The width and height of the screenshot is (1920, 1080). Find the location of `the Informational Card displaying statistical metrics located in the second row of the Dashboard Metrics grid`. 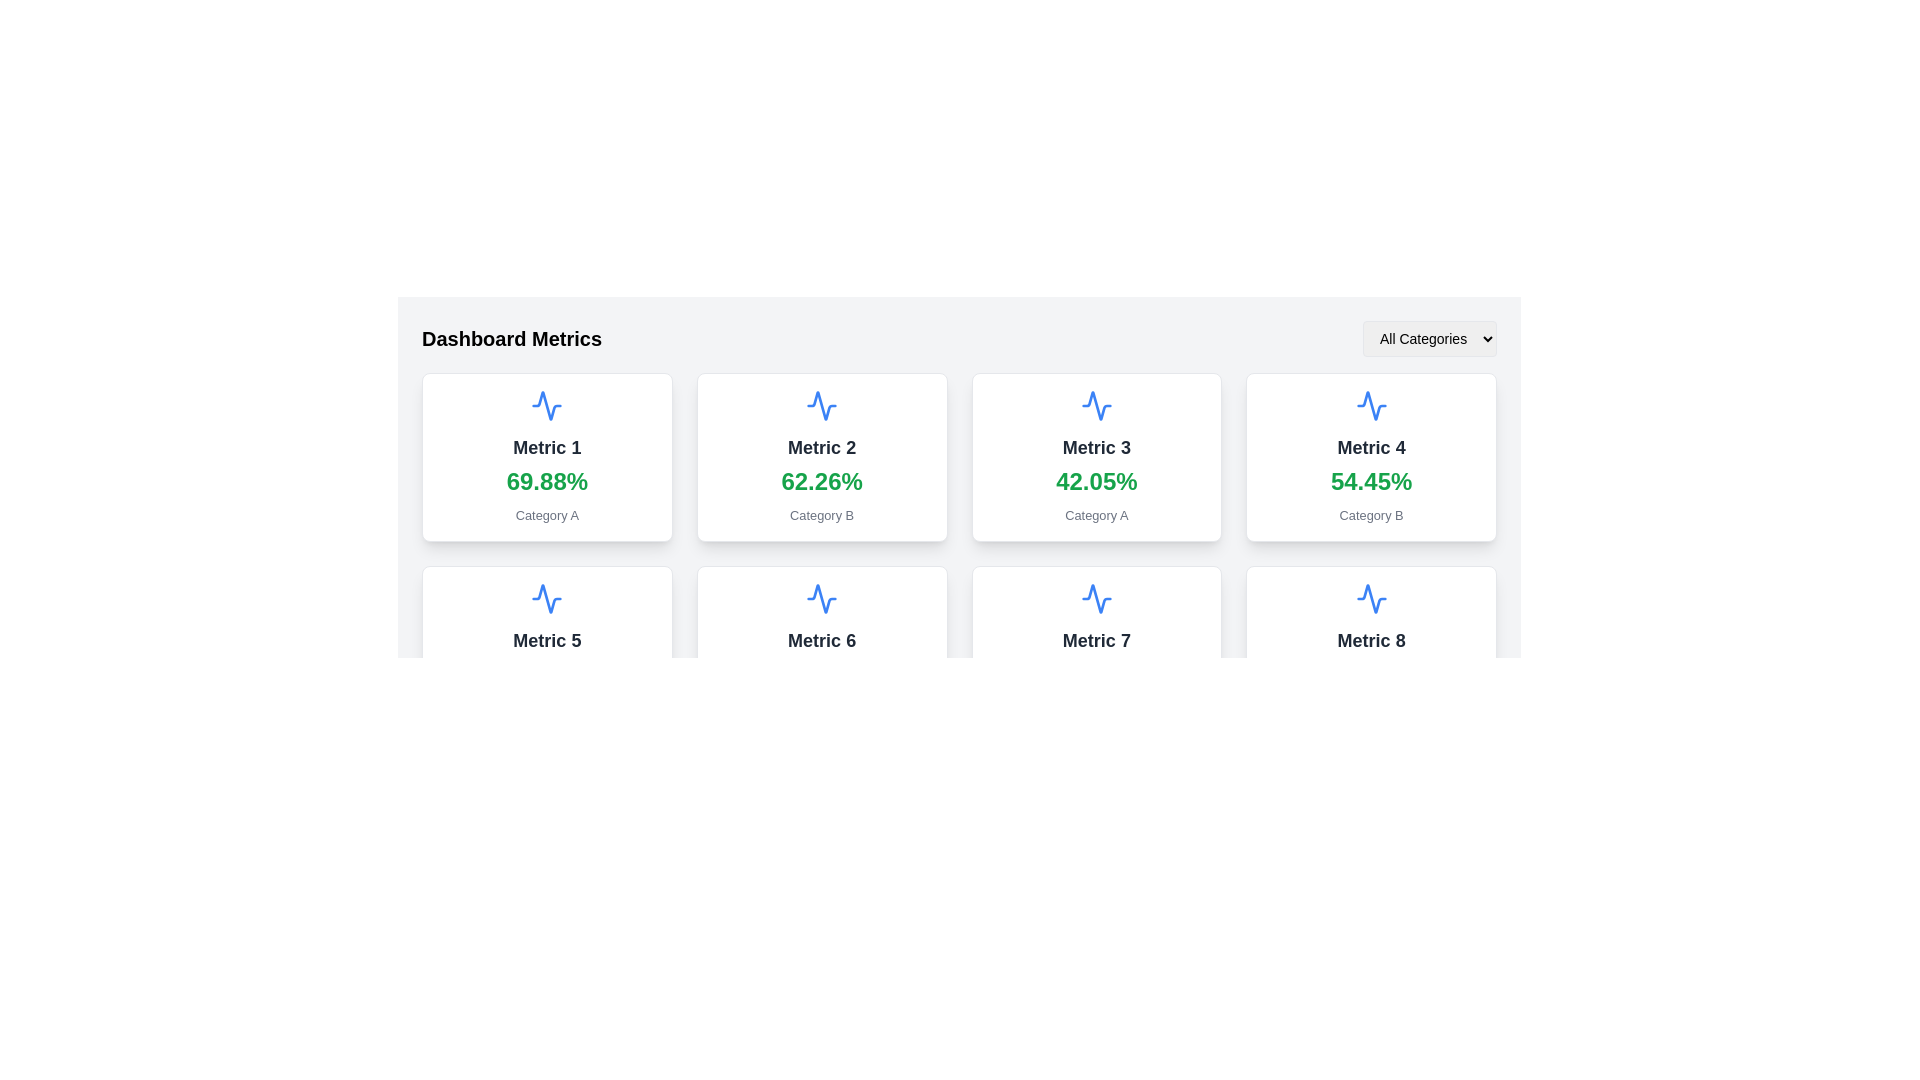

the Informational Card displaying statistical metrics located in the second row of the Dashboard Metrics grid is located at coordinates (1370, 650).